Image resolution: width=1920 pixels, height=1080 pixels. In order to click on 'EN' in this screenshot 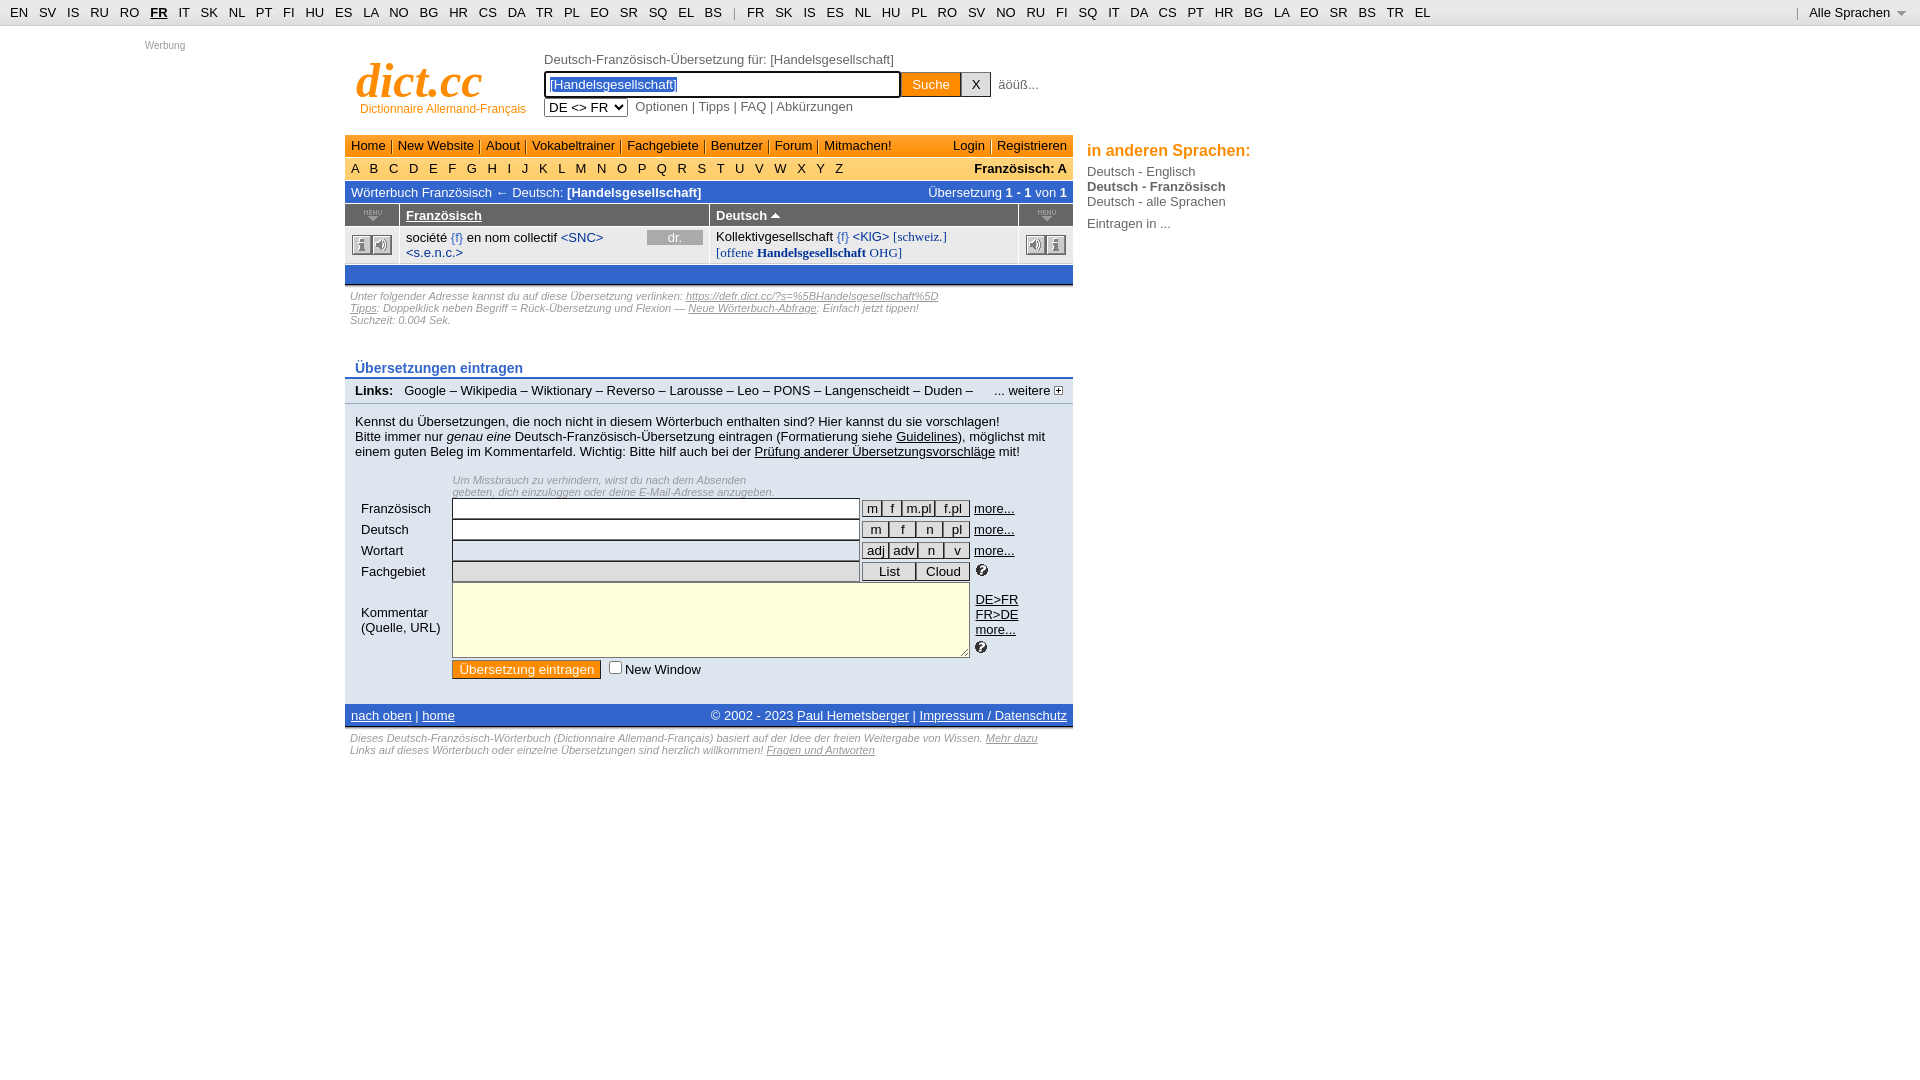, I will do `click(19, 12)`.